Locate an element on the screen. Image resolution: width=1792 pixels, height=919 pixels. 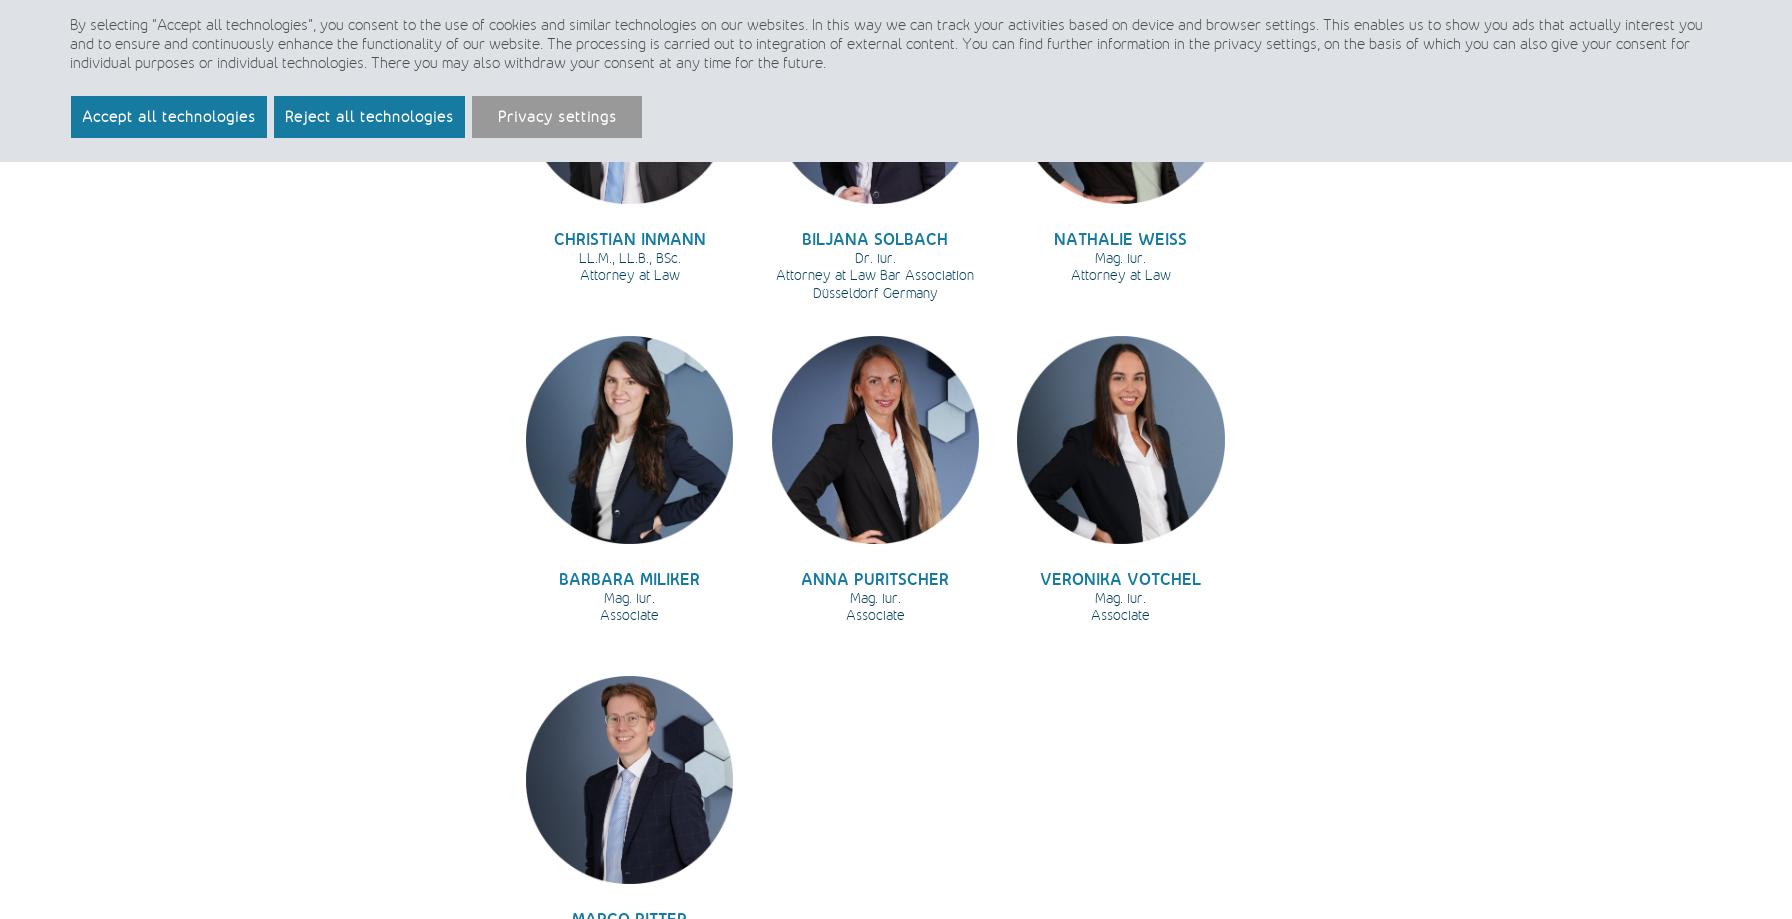
'BILJANA SOLBACH' is located at coordinates (875, 238).